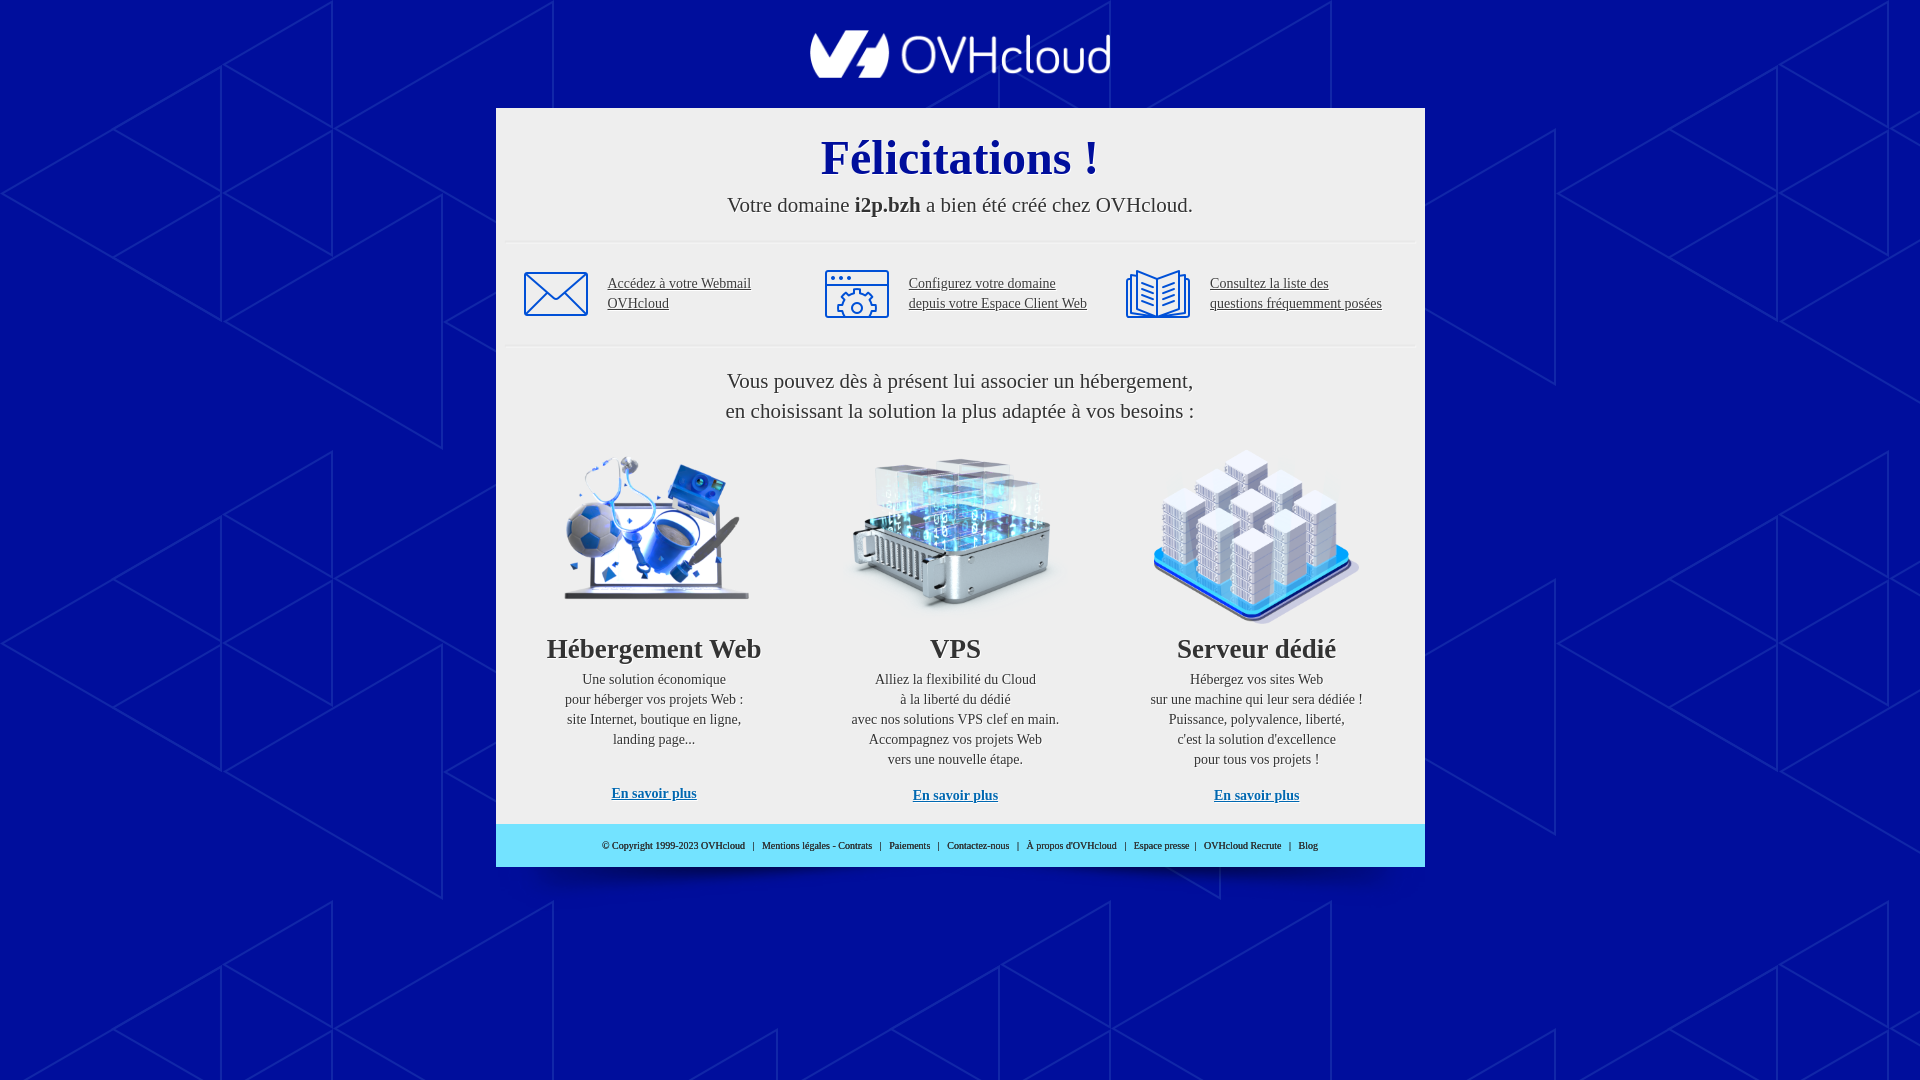 The image size is (1920, 1080). Describe the element at coordinates (954, 794) in the screenshot. I see `'En savoir plus'` at that location.